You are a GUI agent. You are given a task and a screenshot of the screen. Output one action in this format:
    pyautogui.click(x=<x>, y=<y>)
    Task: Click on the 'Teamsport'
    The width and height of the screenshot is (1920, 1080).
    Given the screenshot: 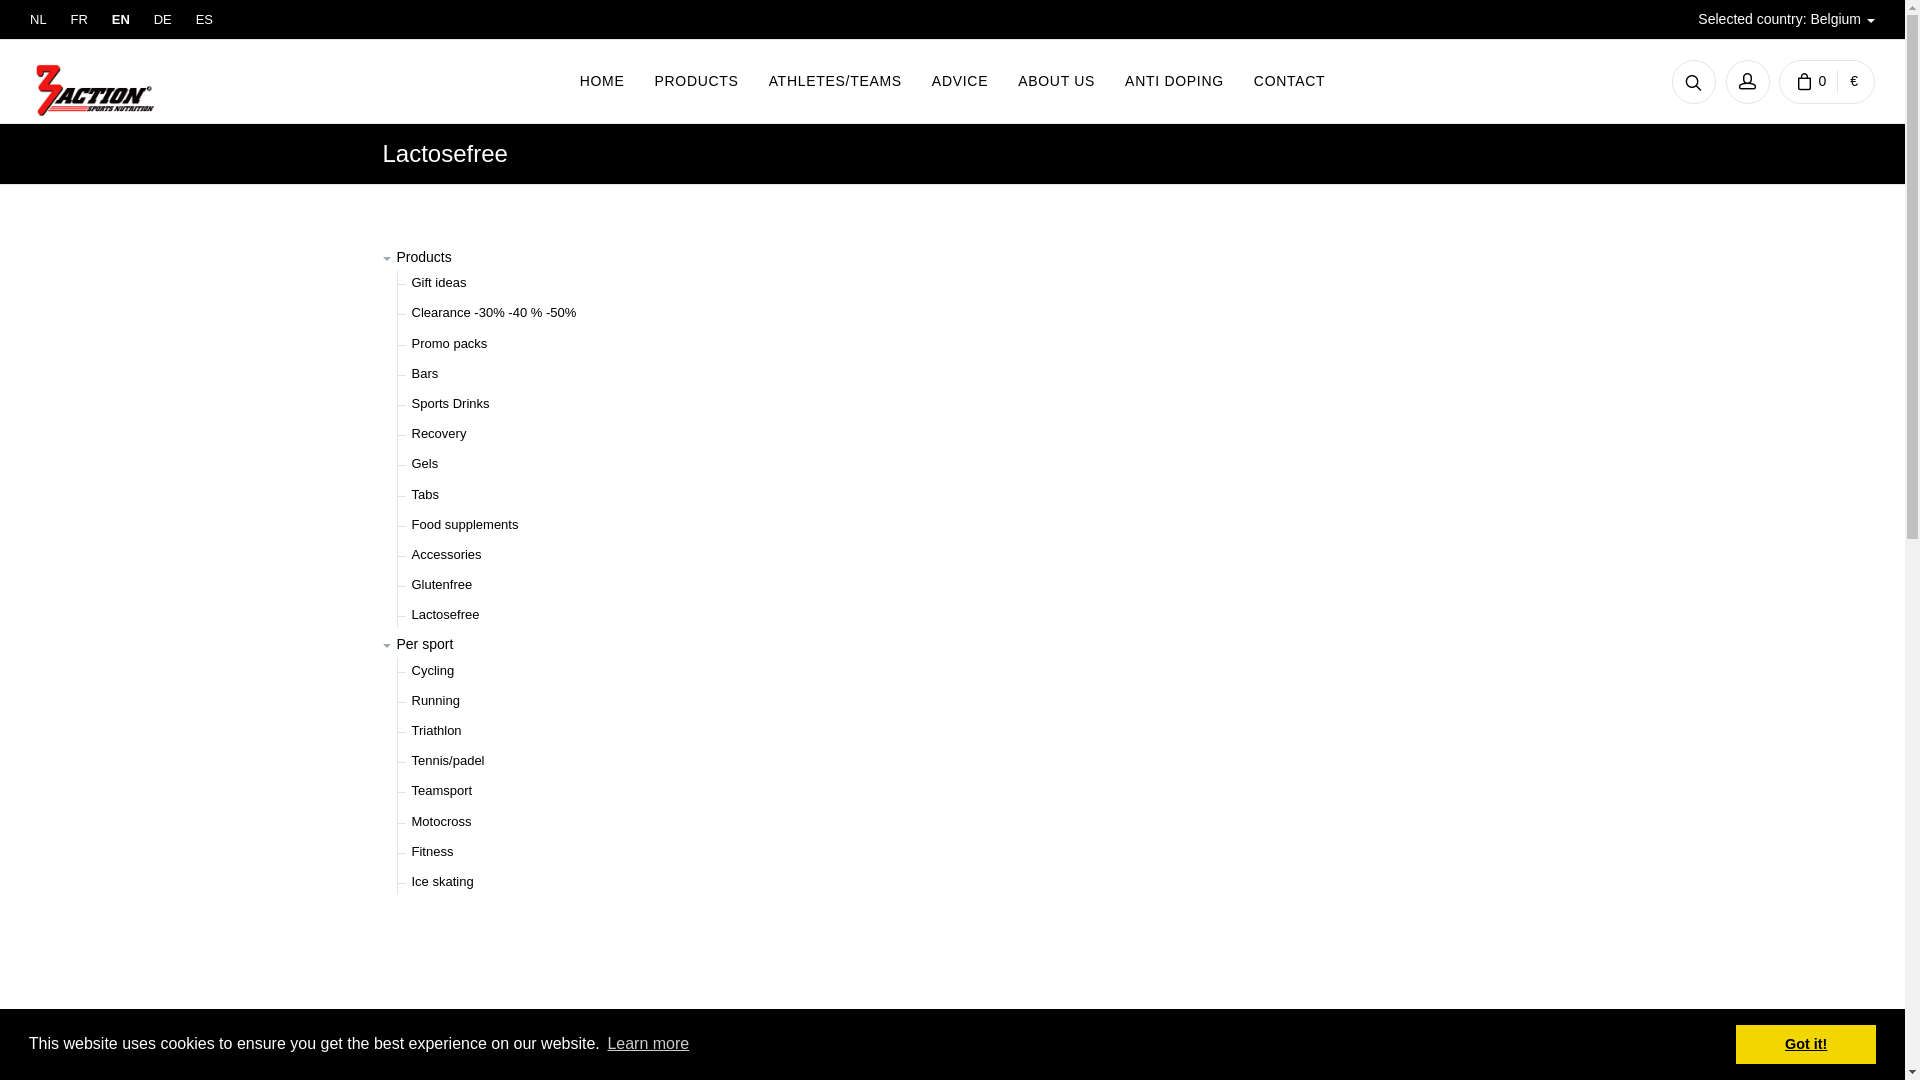 What is the action you would take?
    pyautogui.click(x=441, y=789)
    